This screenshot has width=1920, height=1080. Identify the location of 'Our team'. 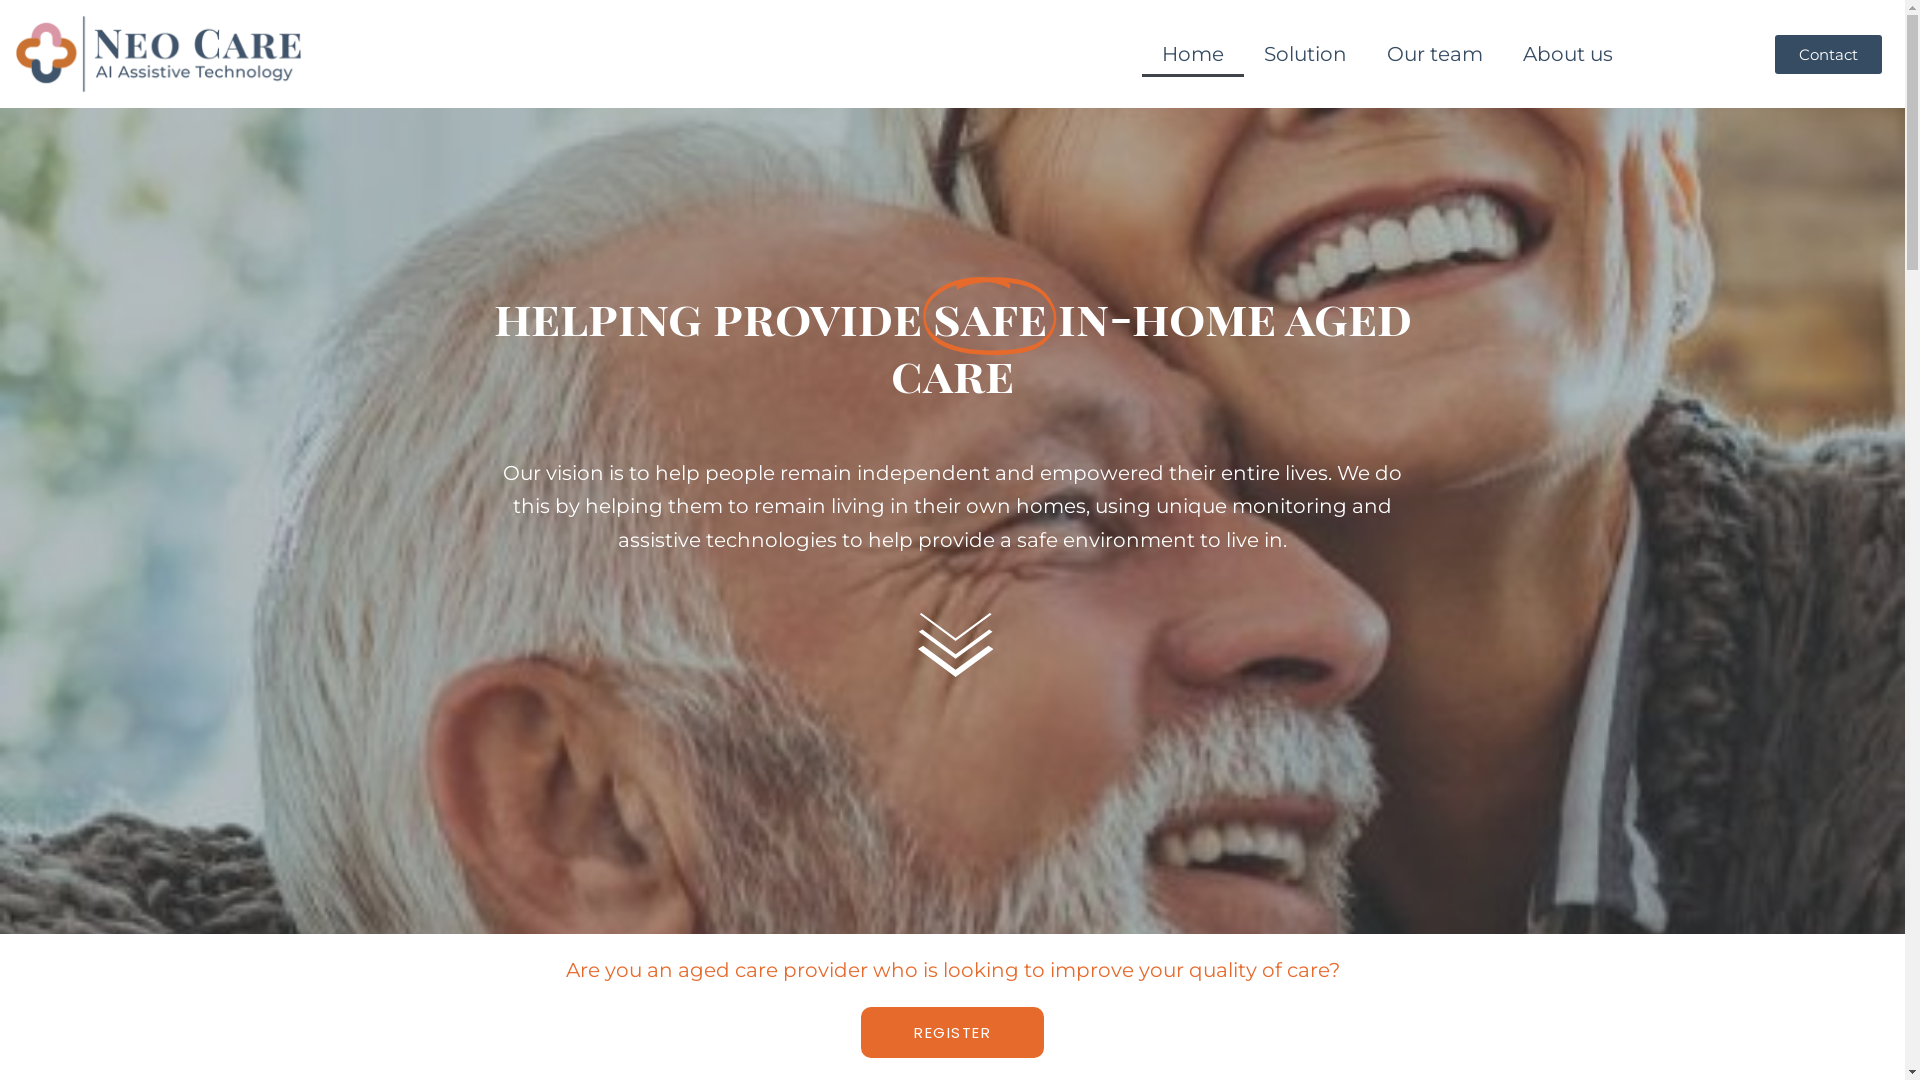
(1366, 53).